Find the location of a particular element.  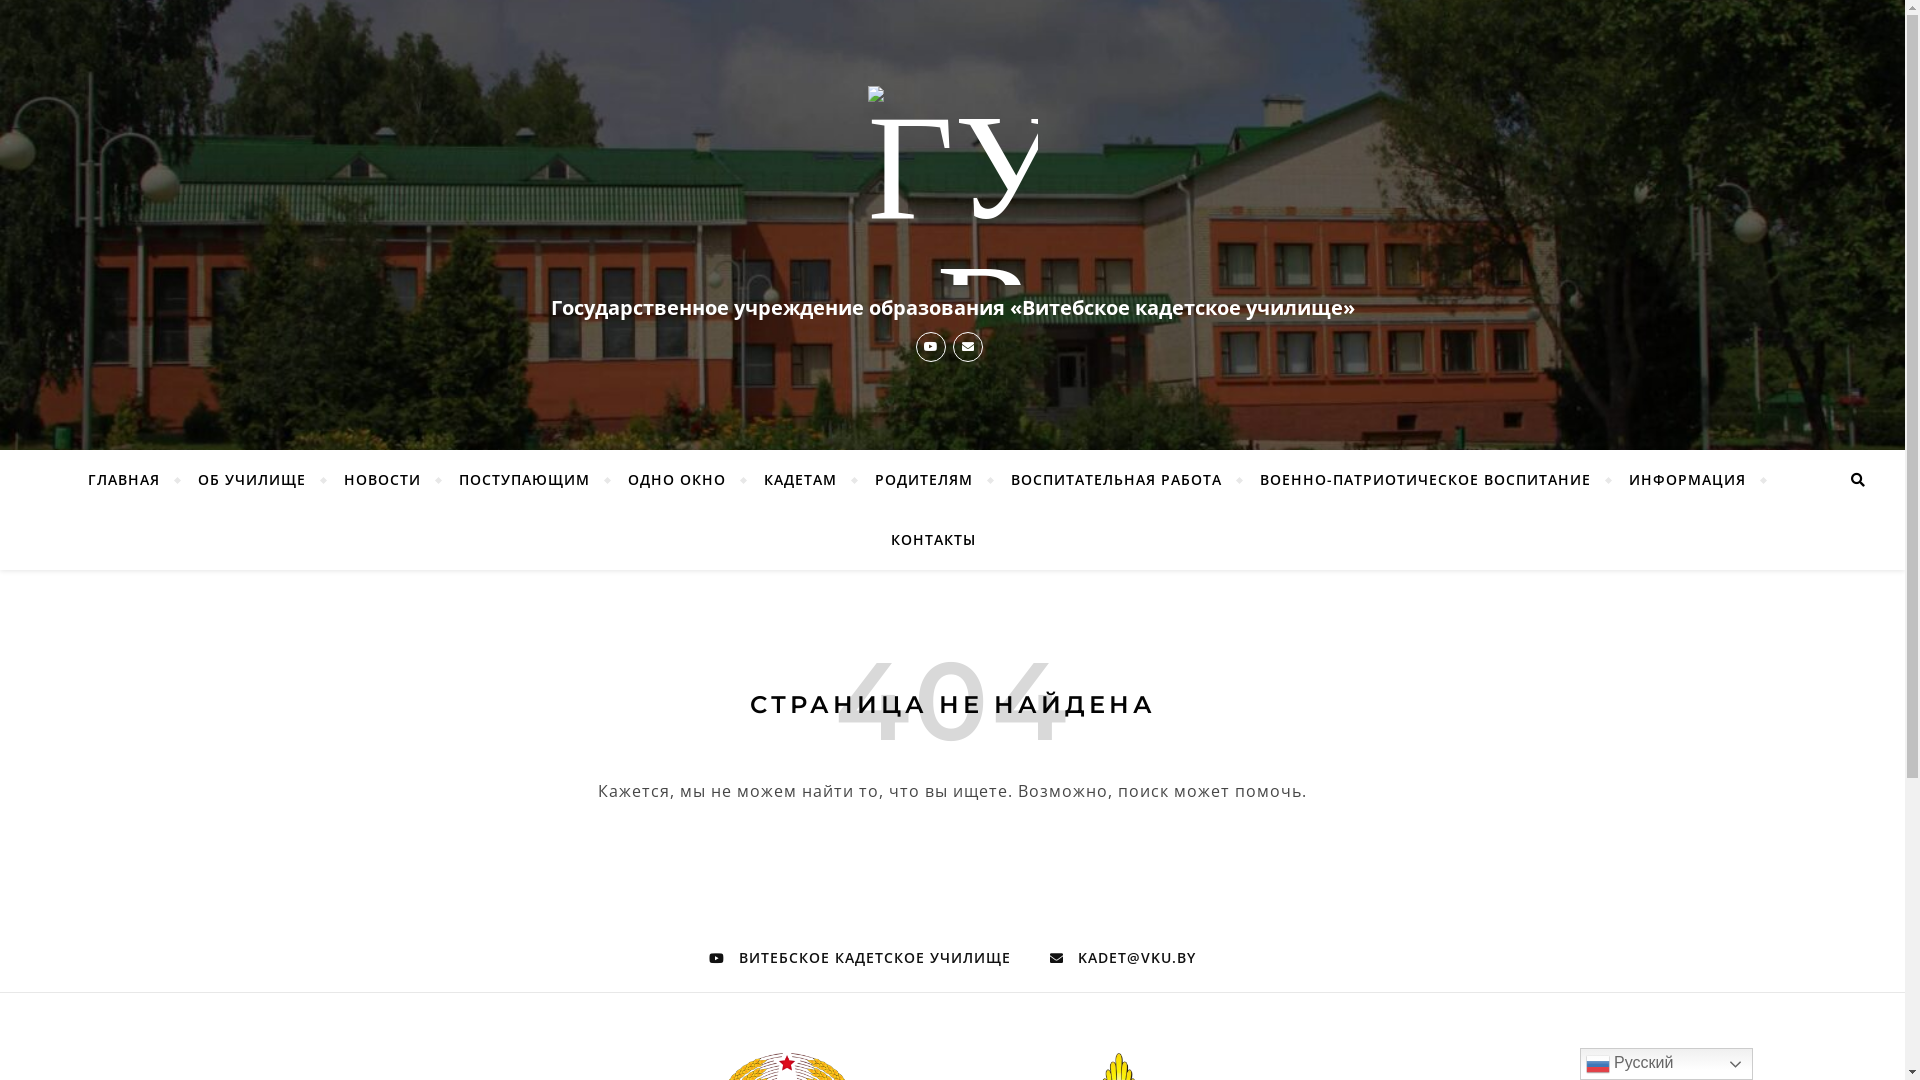

'KADET@VKU.BY' is located at coordinates (1049, 956).